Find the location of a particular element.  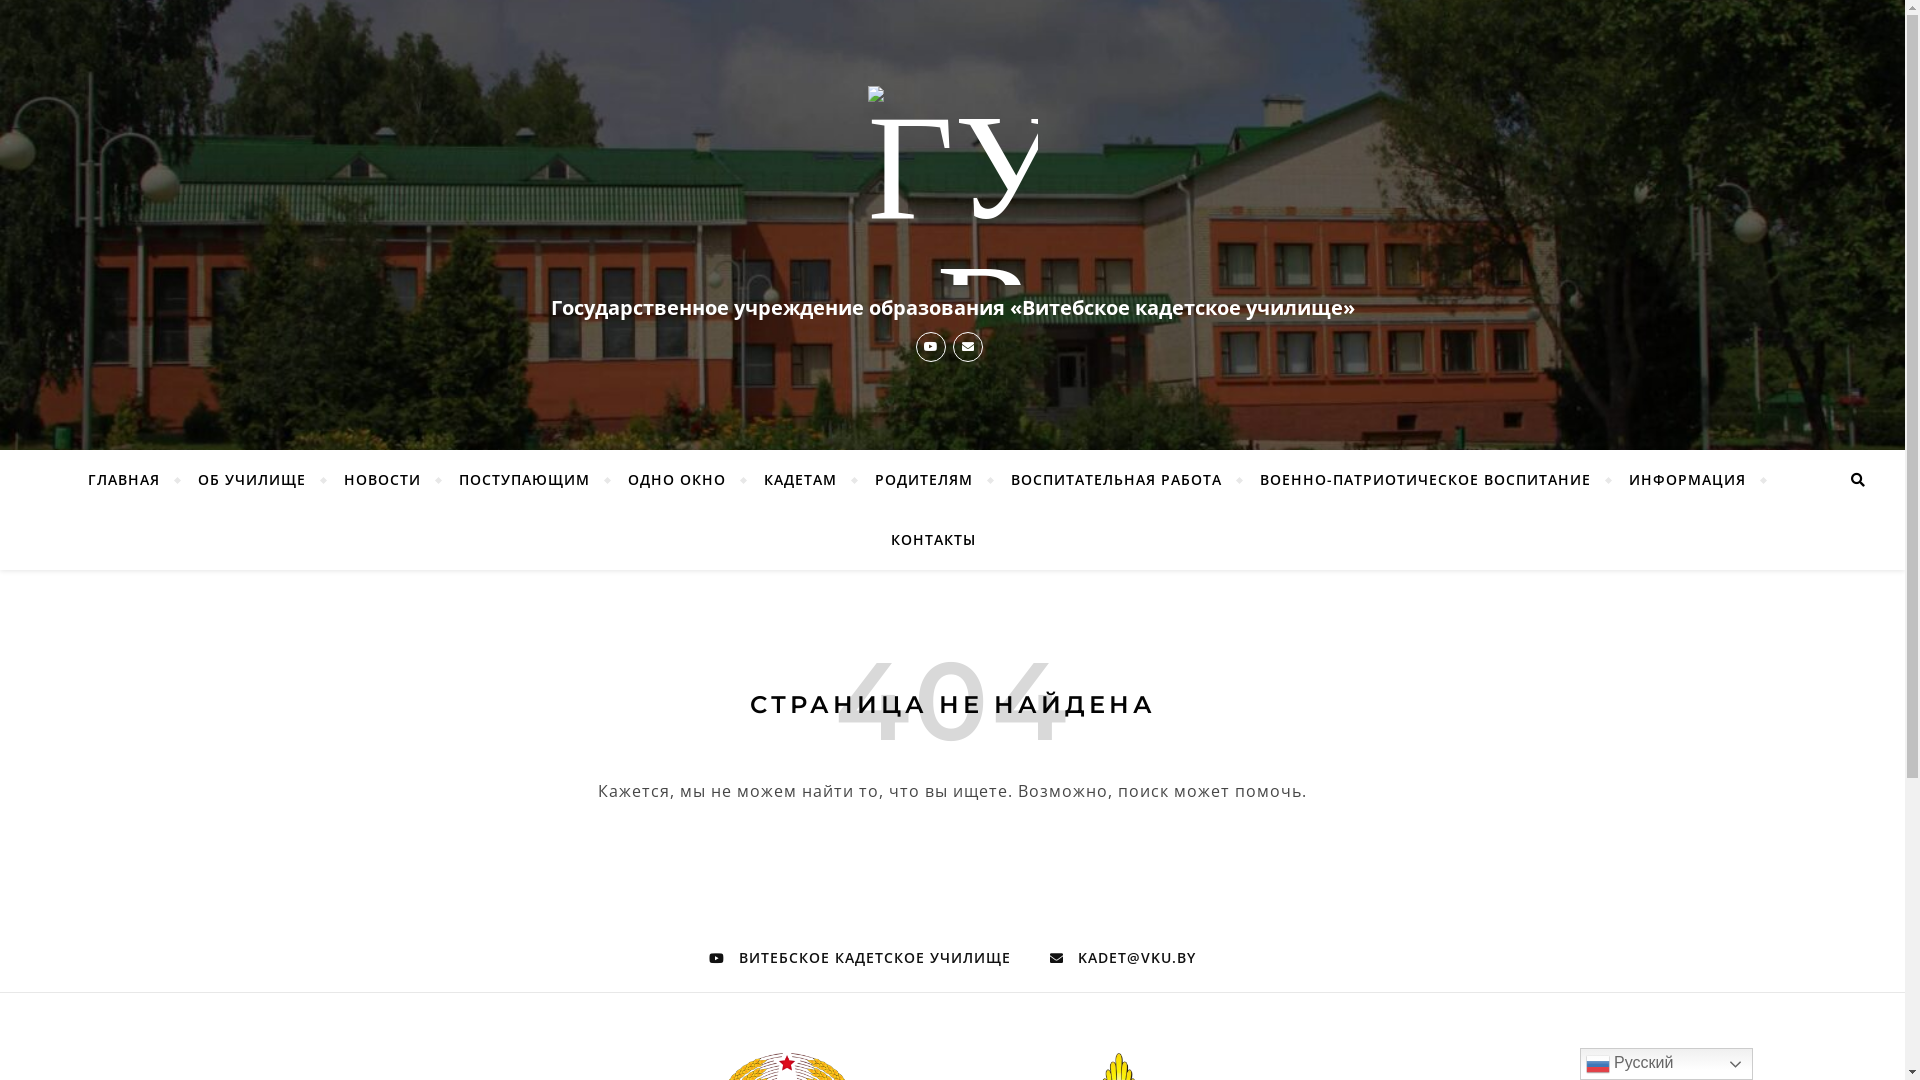

'KADET@VKU.BY' is located at coordinates (1049, 956).